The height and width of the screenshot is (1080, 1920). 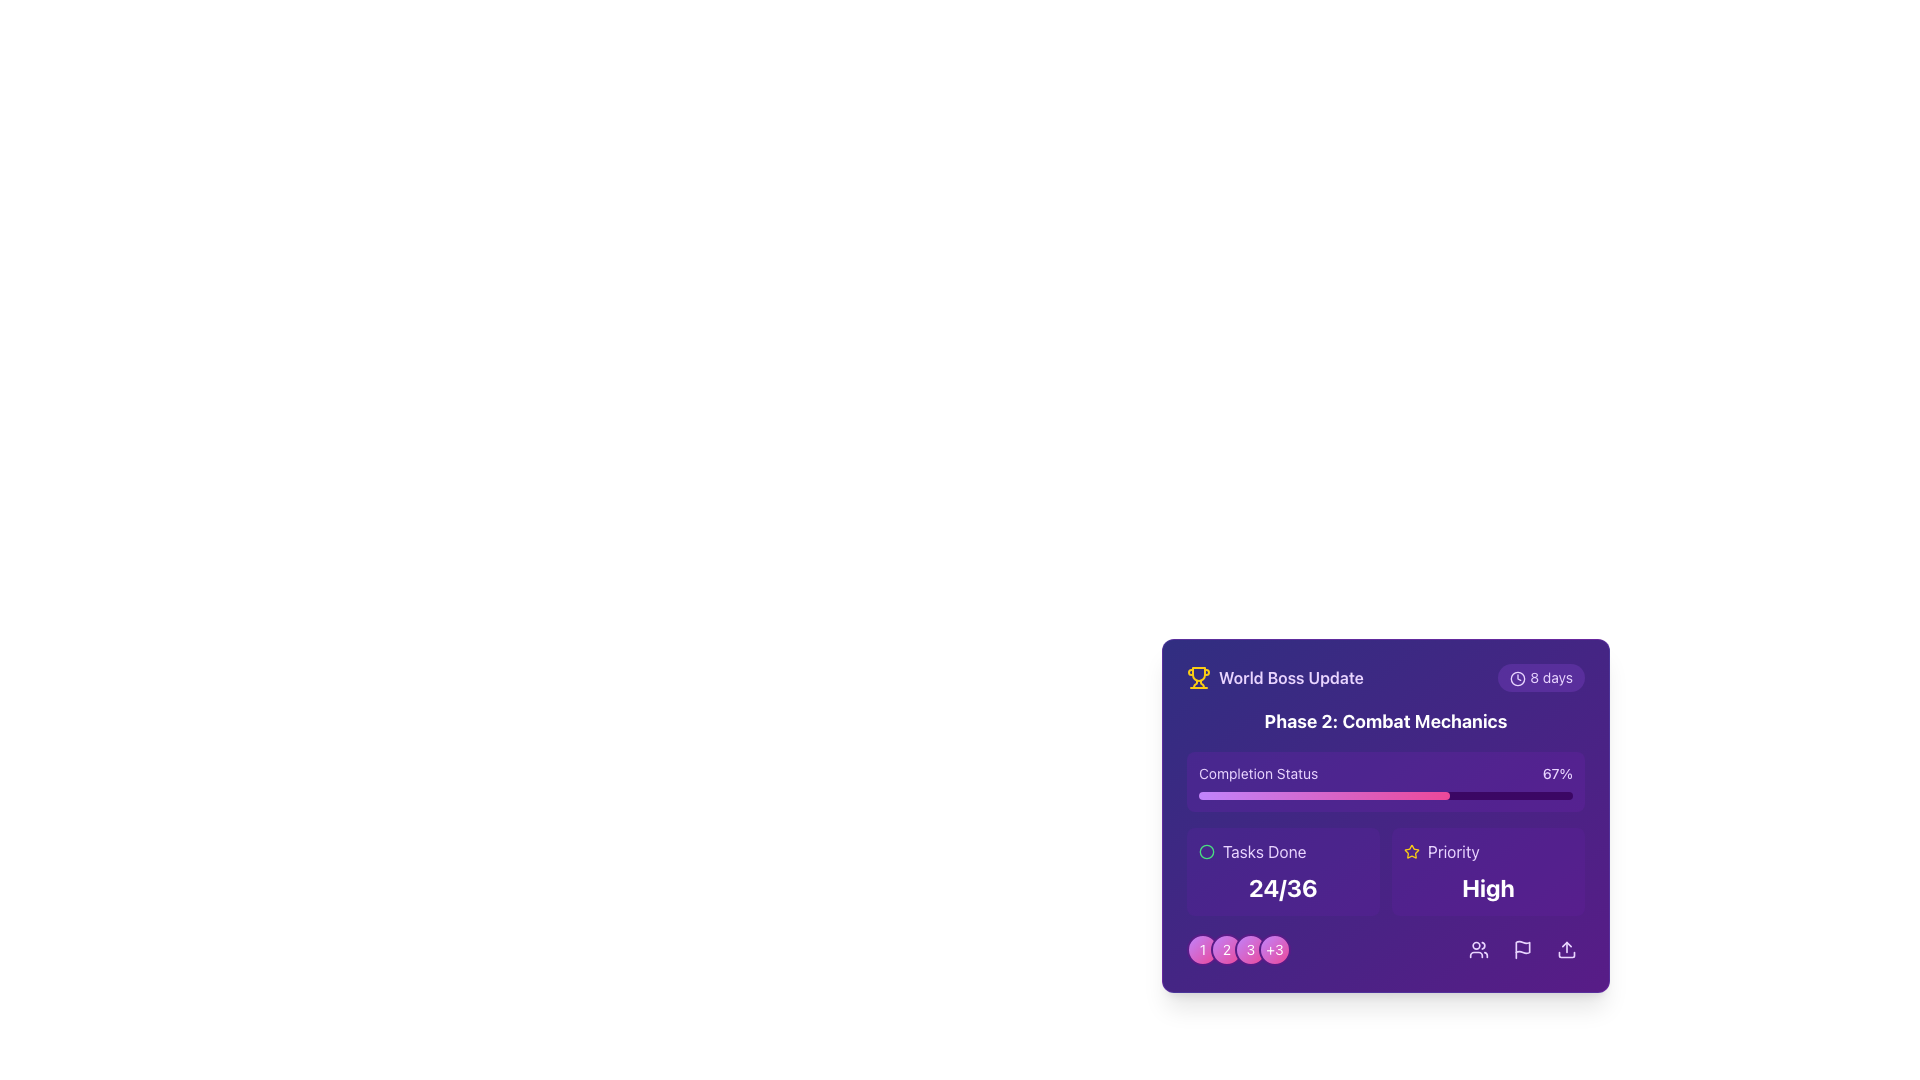 What do you see at coordinates (1565, 954) in the screenshot?
I see `the decorative curved segment of the upload icon located at the bottom-right corner of the dashboard card` at bounding box center [1565, 954].